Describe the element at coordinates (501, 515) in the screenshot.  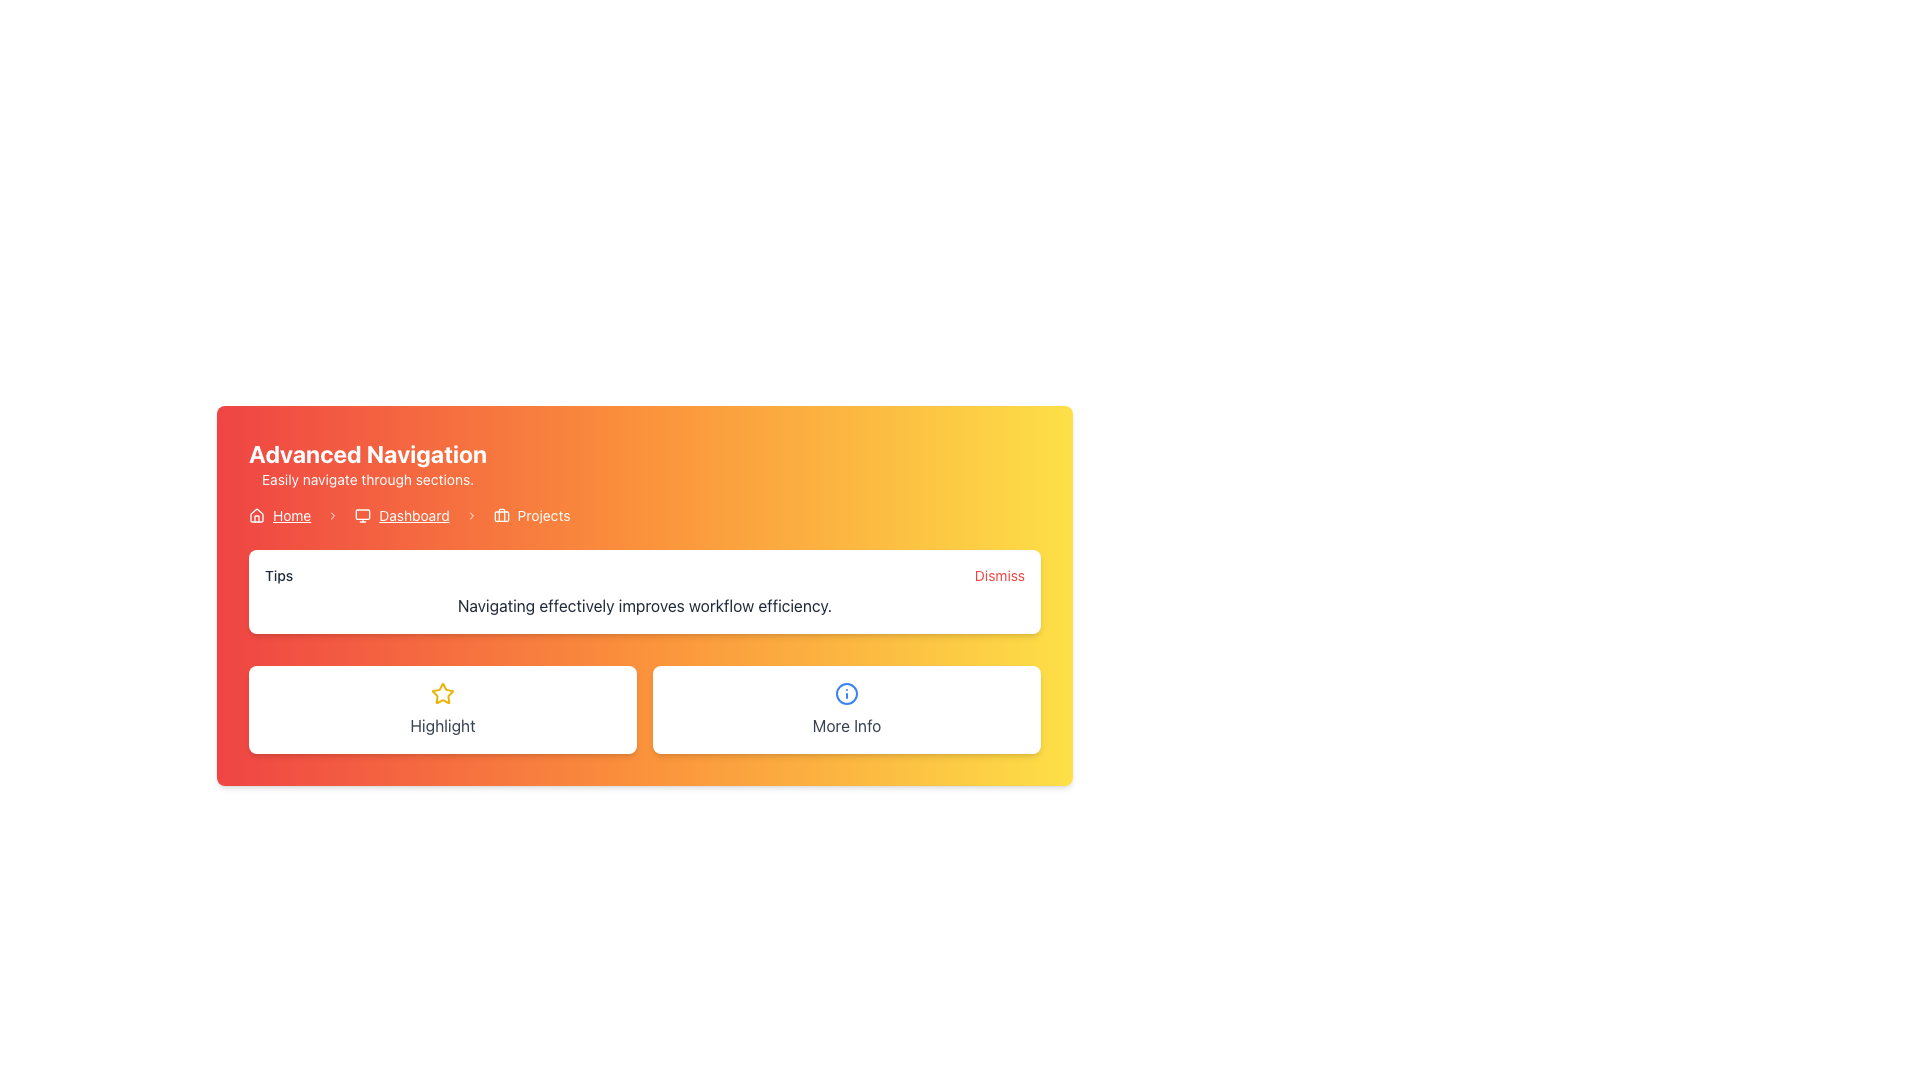
I see `the minimalistic rectangular element located within the briefcase icon at the top-right corner of the interface` at that location.